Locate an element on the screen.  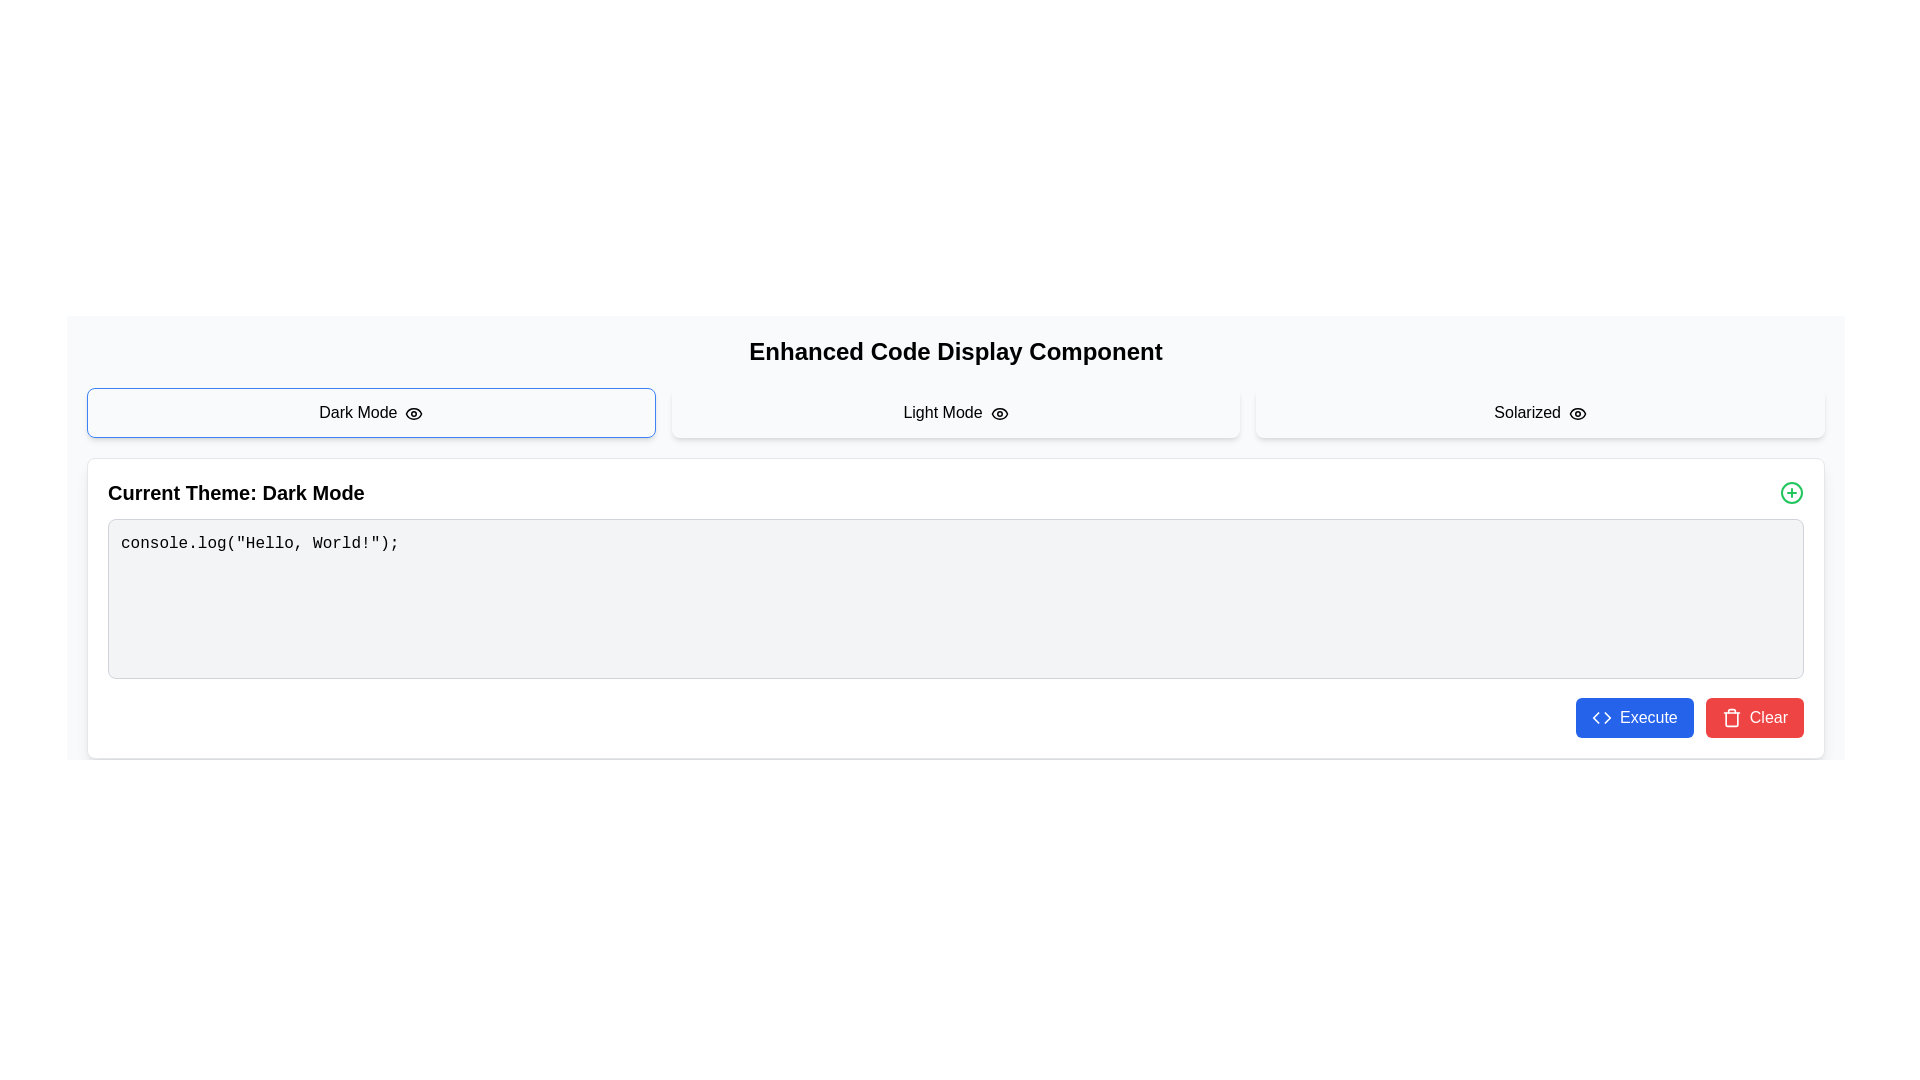
the blue button with rounded corners labeled 'Execute' is located at coordinates (1634, 716).